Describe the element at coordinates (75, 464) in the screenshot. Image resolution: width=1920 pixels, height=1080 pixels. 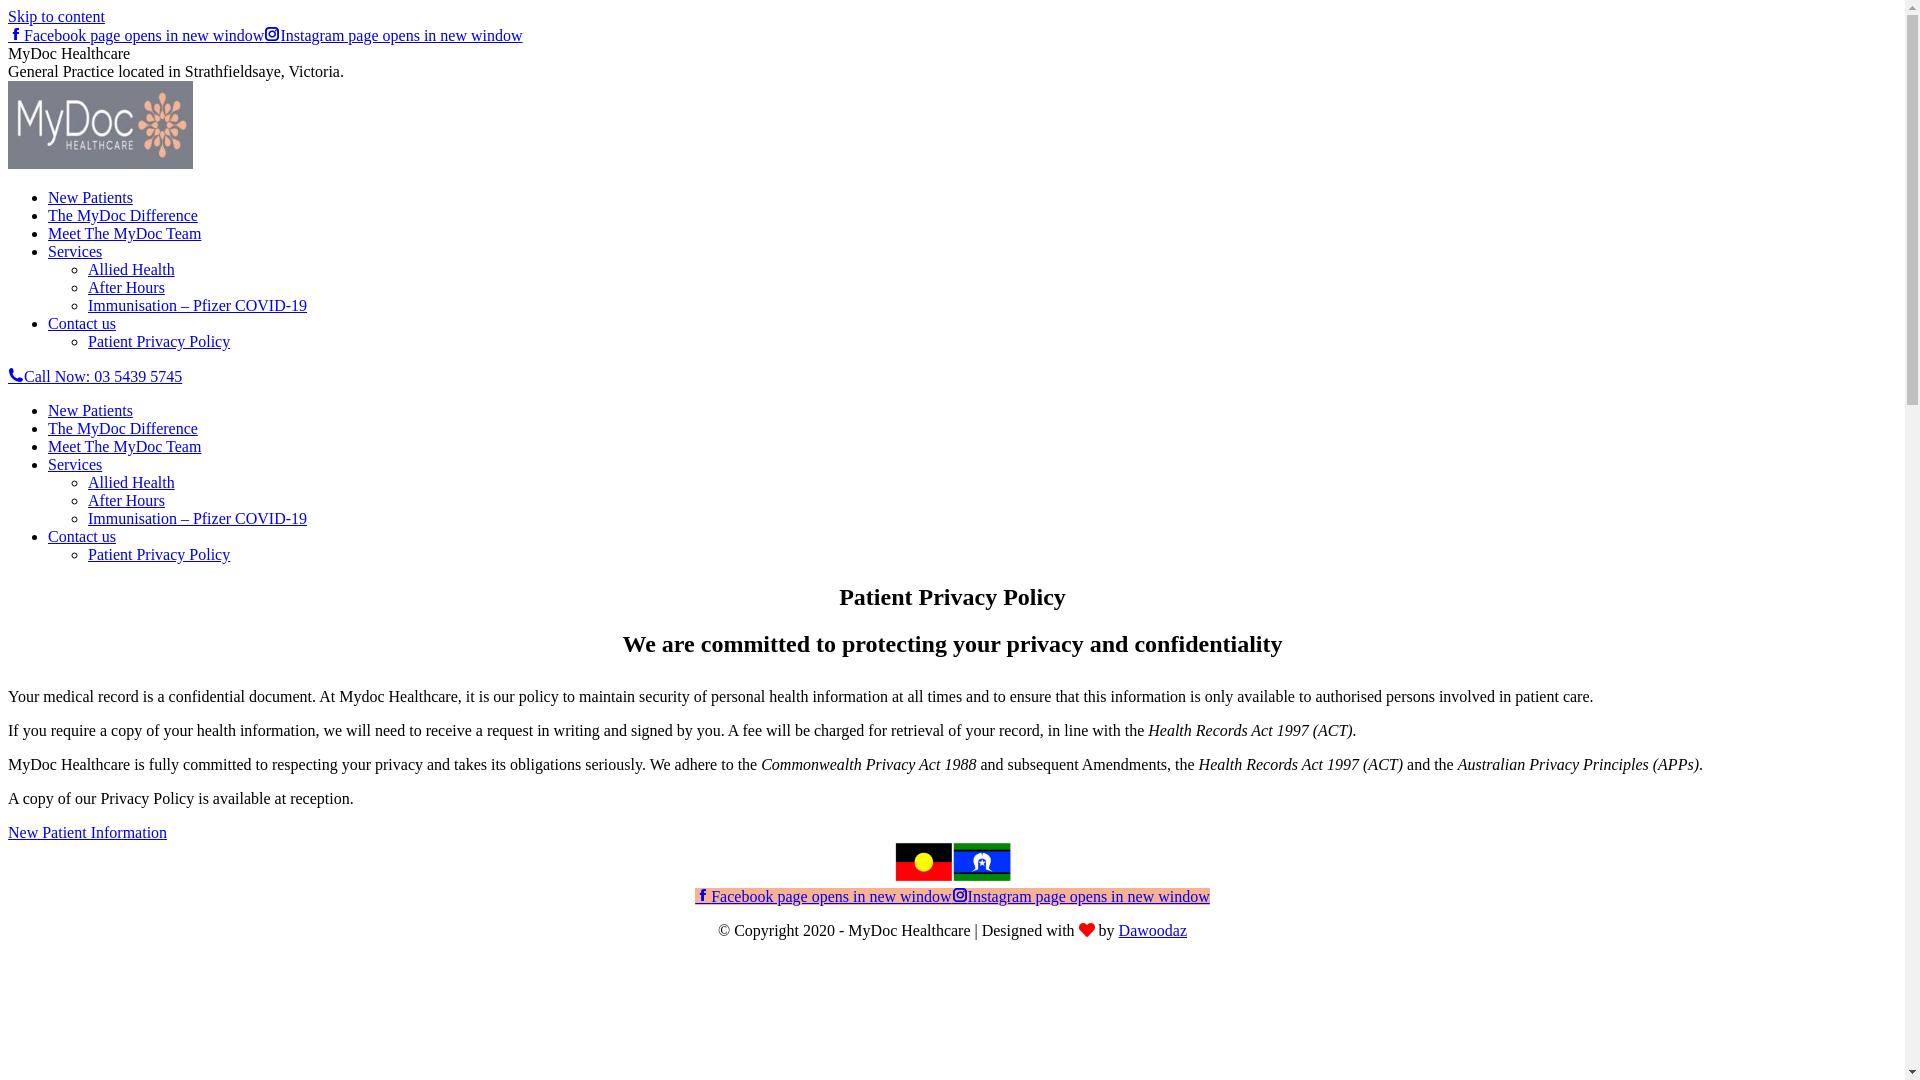
I see `'Services'` at that location.